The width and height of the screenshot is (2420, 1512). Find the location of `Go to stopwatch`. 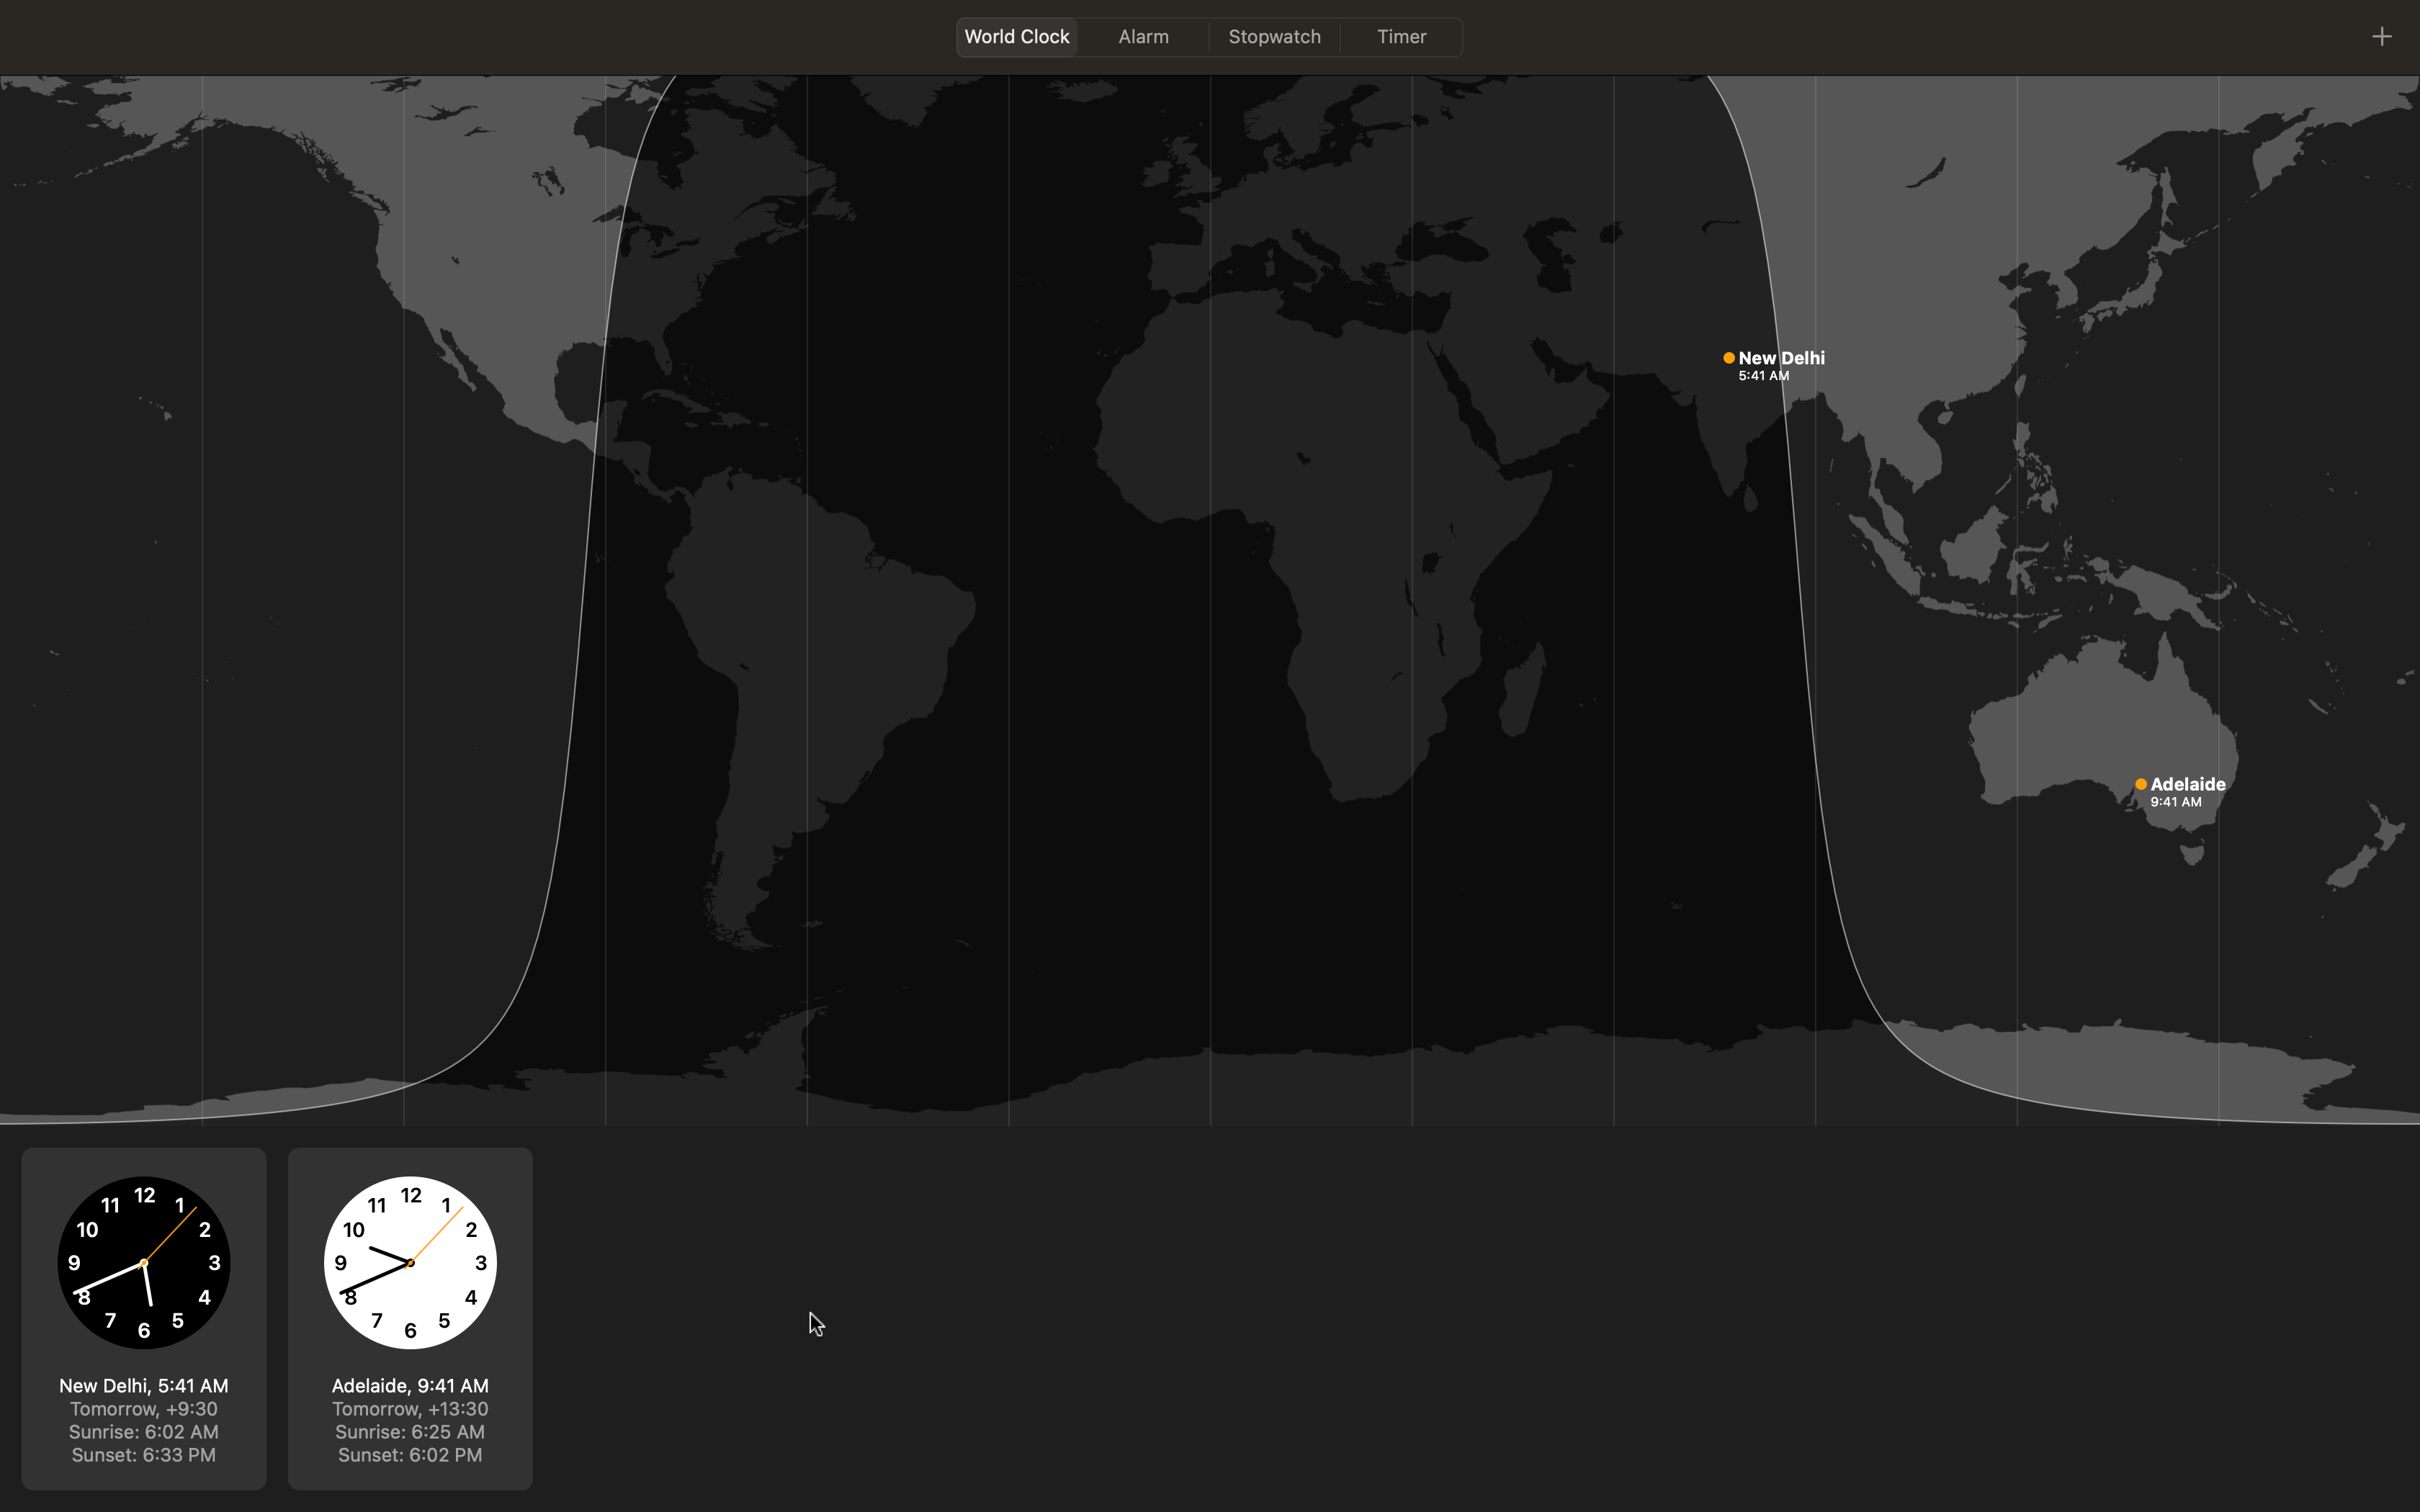

Go to stopwatch is located at coordinates (1276, 35).